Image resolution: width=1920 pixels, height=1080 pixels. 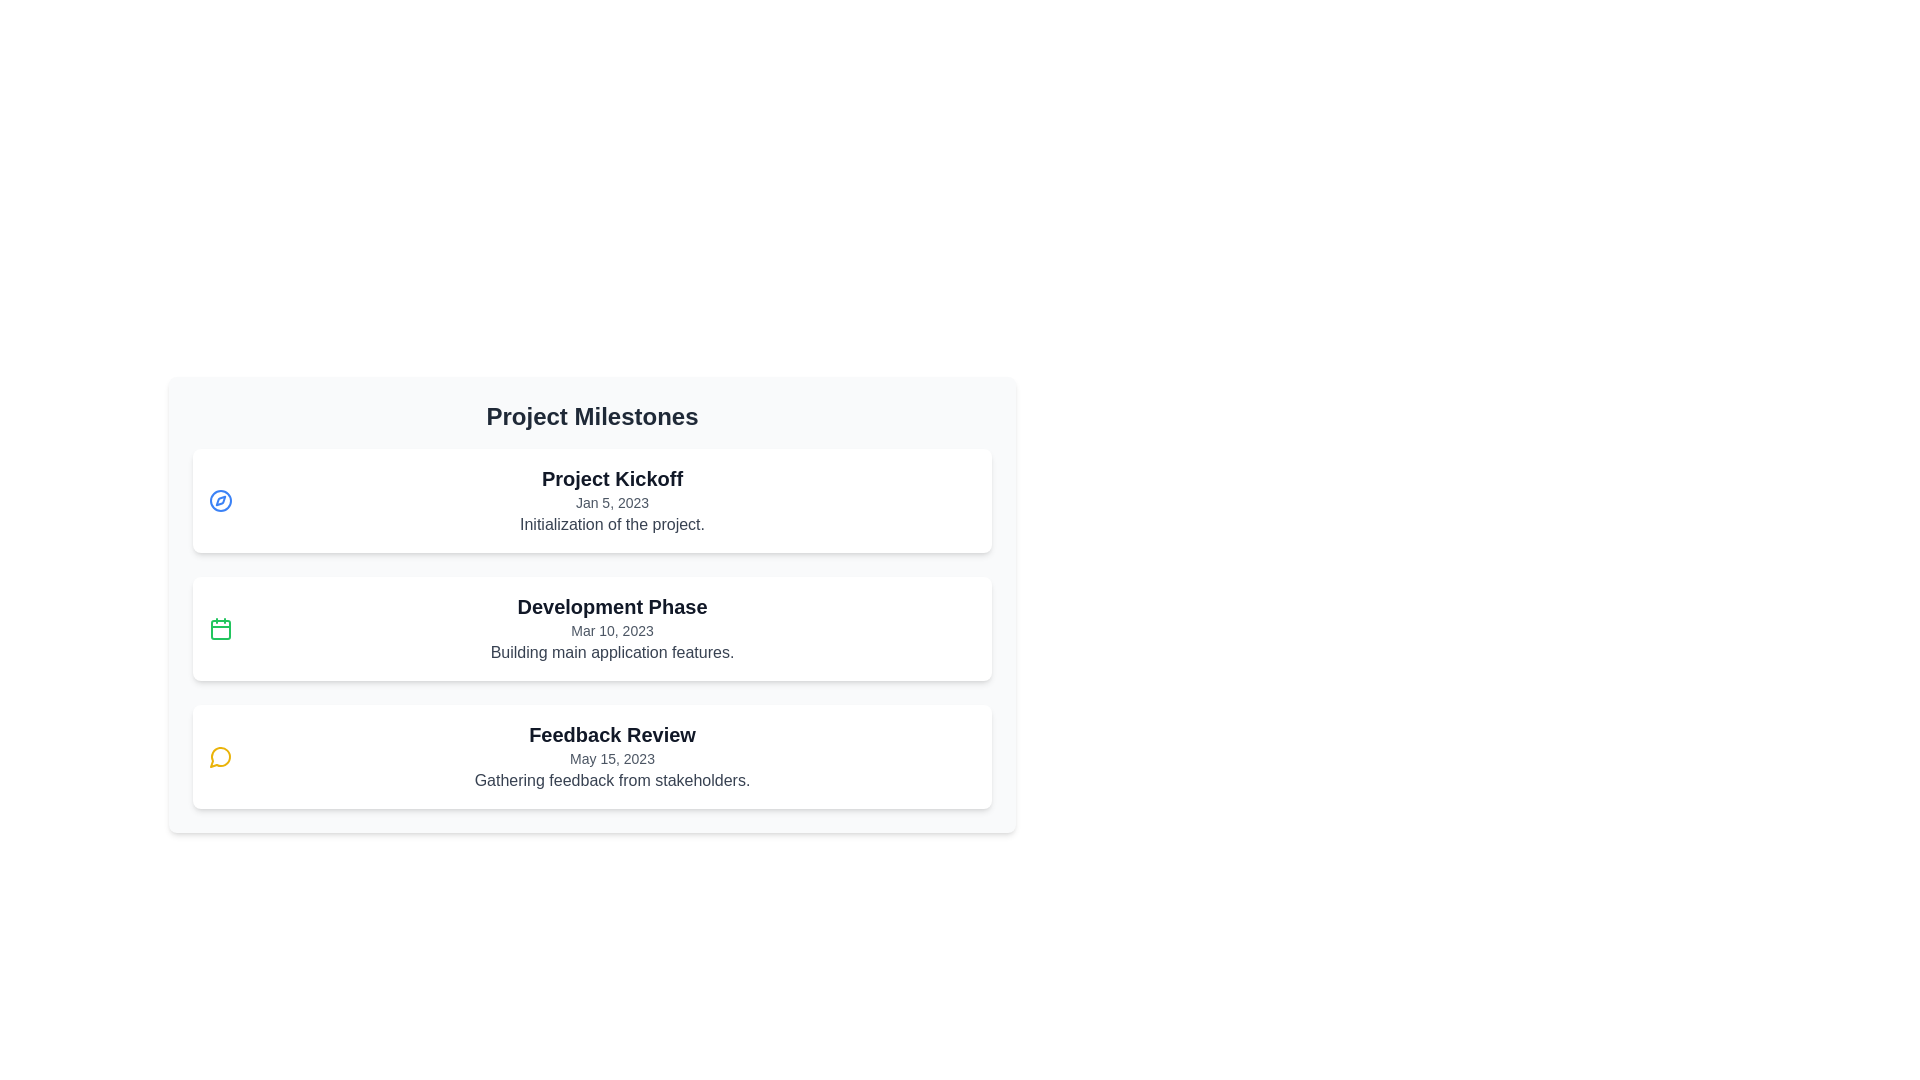 I want to click on the static text element that serves as the title for the first milestone in the project milestones list, so click(x=611, y=478).